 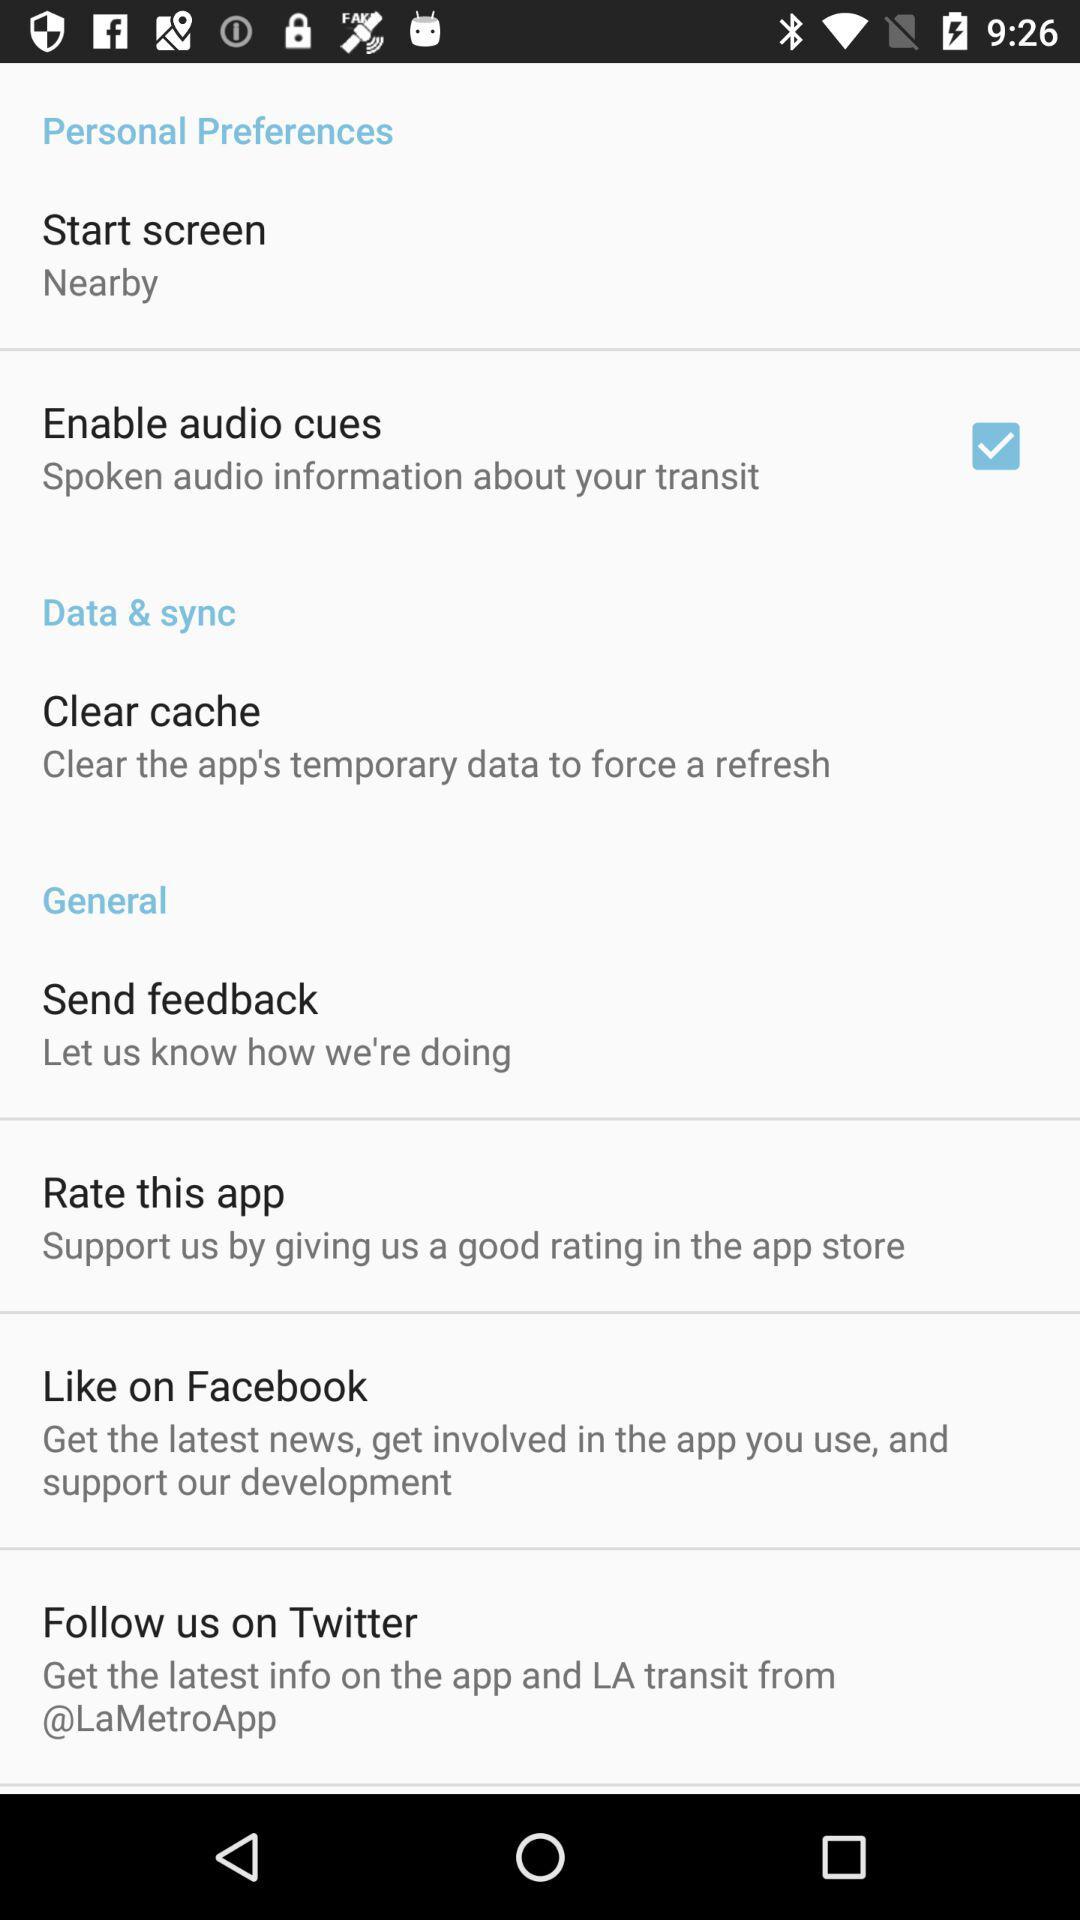 What do you see at coordinates (995, 445) in the screenshot?
I see `icon next to spoken audio information item` at bounding box center [995, 445].